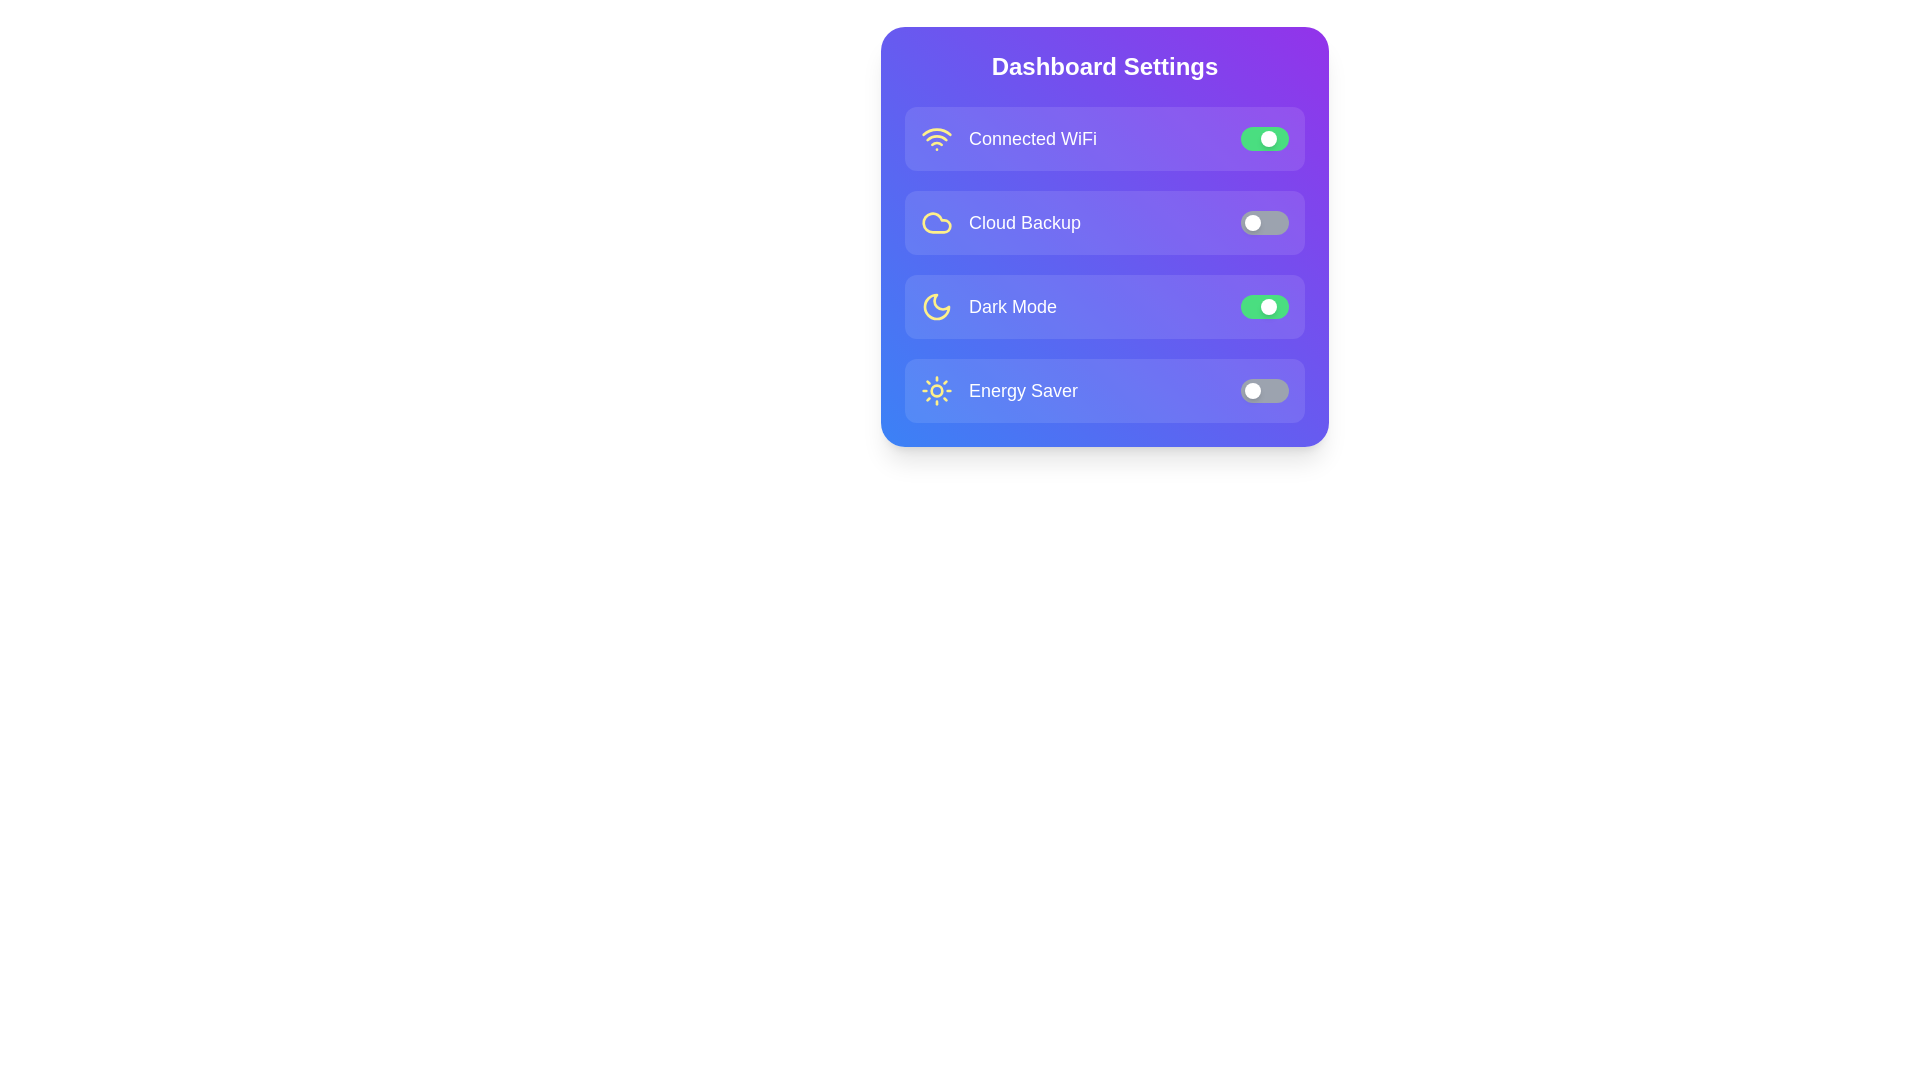  What do you see at coordinates (1264, 390) in the screenshot?
I see `the setting Energy Saver by clicking its toggle button` at bounding box center [1264, 390].